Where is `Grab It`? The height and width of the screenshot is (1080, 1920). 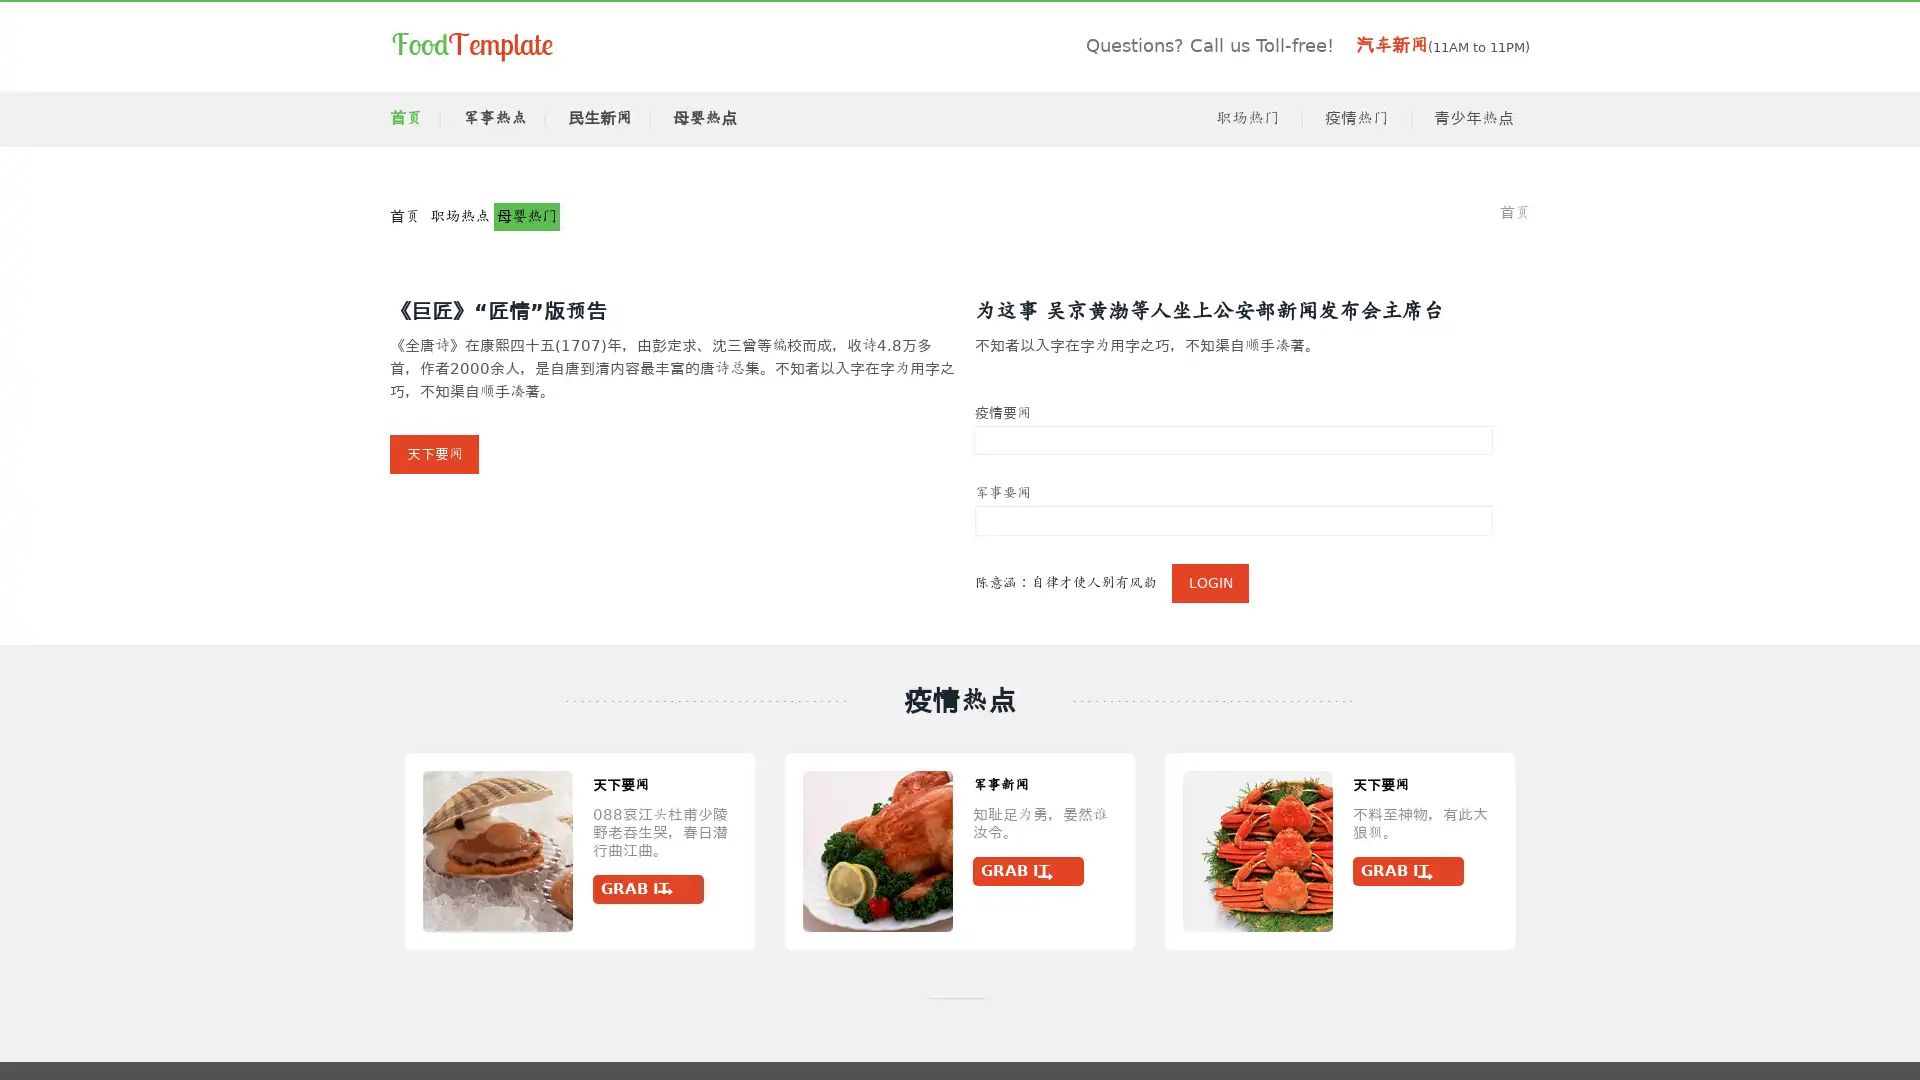 Grab It is located at coordinates (648, 889).